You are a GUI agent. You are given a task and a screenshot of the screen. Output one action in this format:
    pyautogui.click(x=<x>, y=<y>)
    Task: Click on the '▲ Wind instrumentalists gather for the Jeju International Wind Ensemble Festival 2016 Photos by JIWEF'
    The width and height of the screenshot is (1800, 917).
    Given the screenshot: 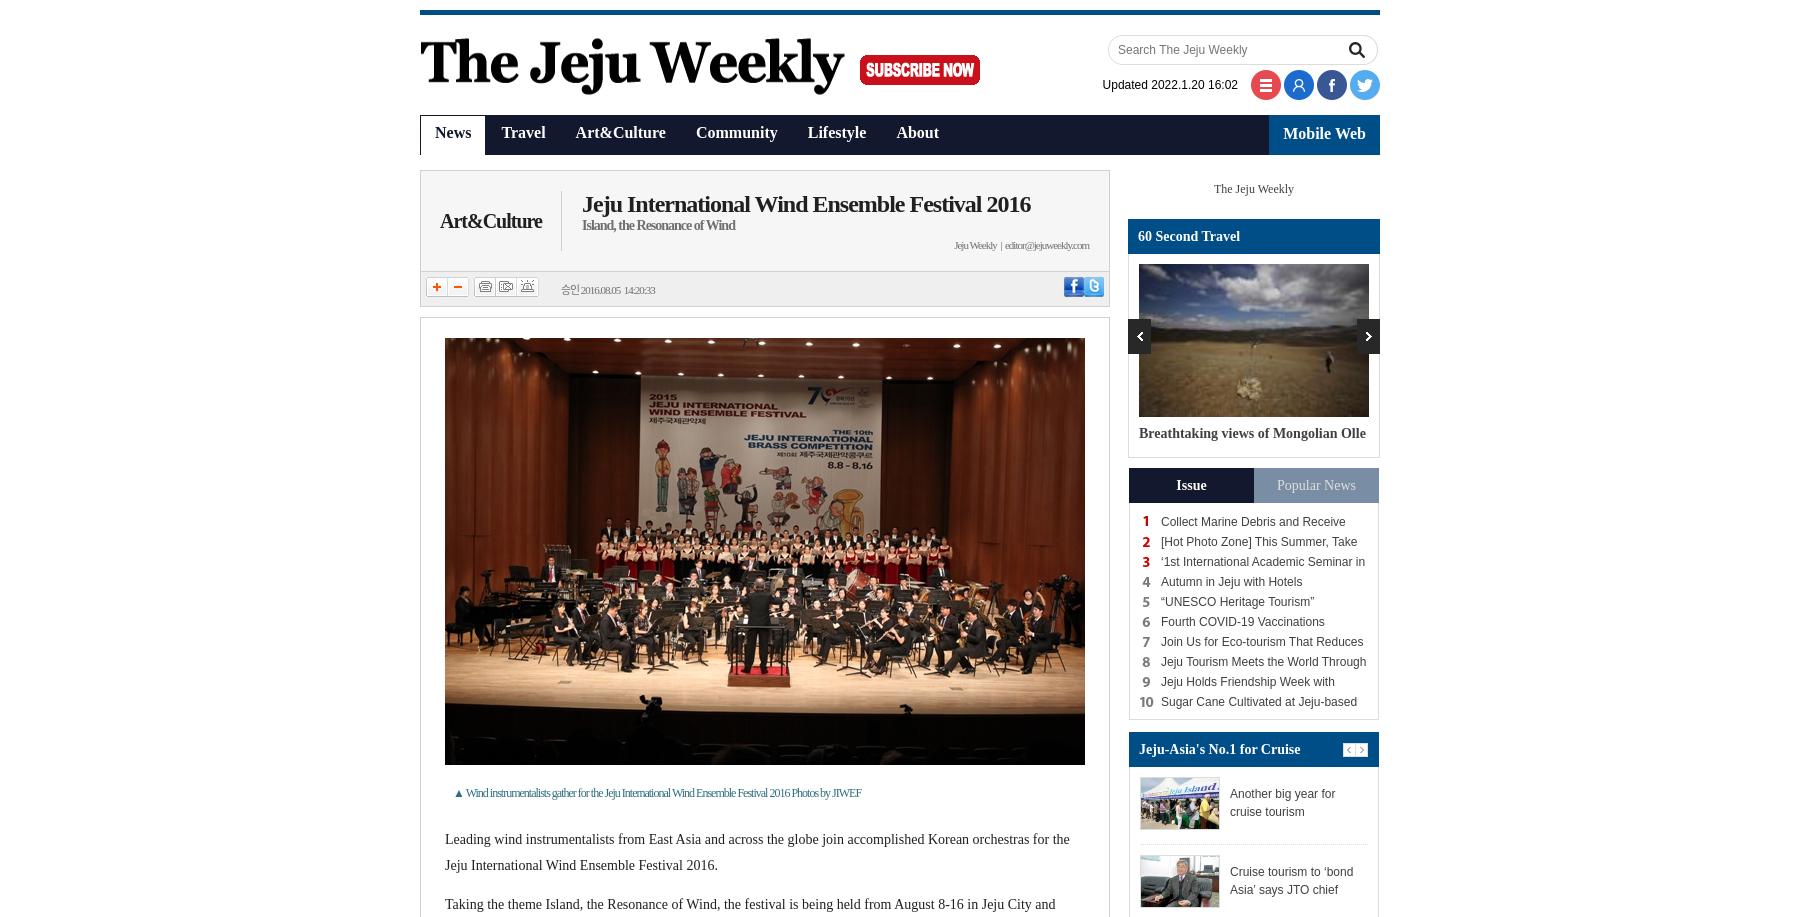 What is the action you would take?
    pyautogui.click(x=452, y=793)
    